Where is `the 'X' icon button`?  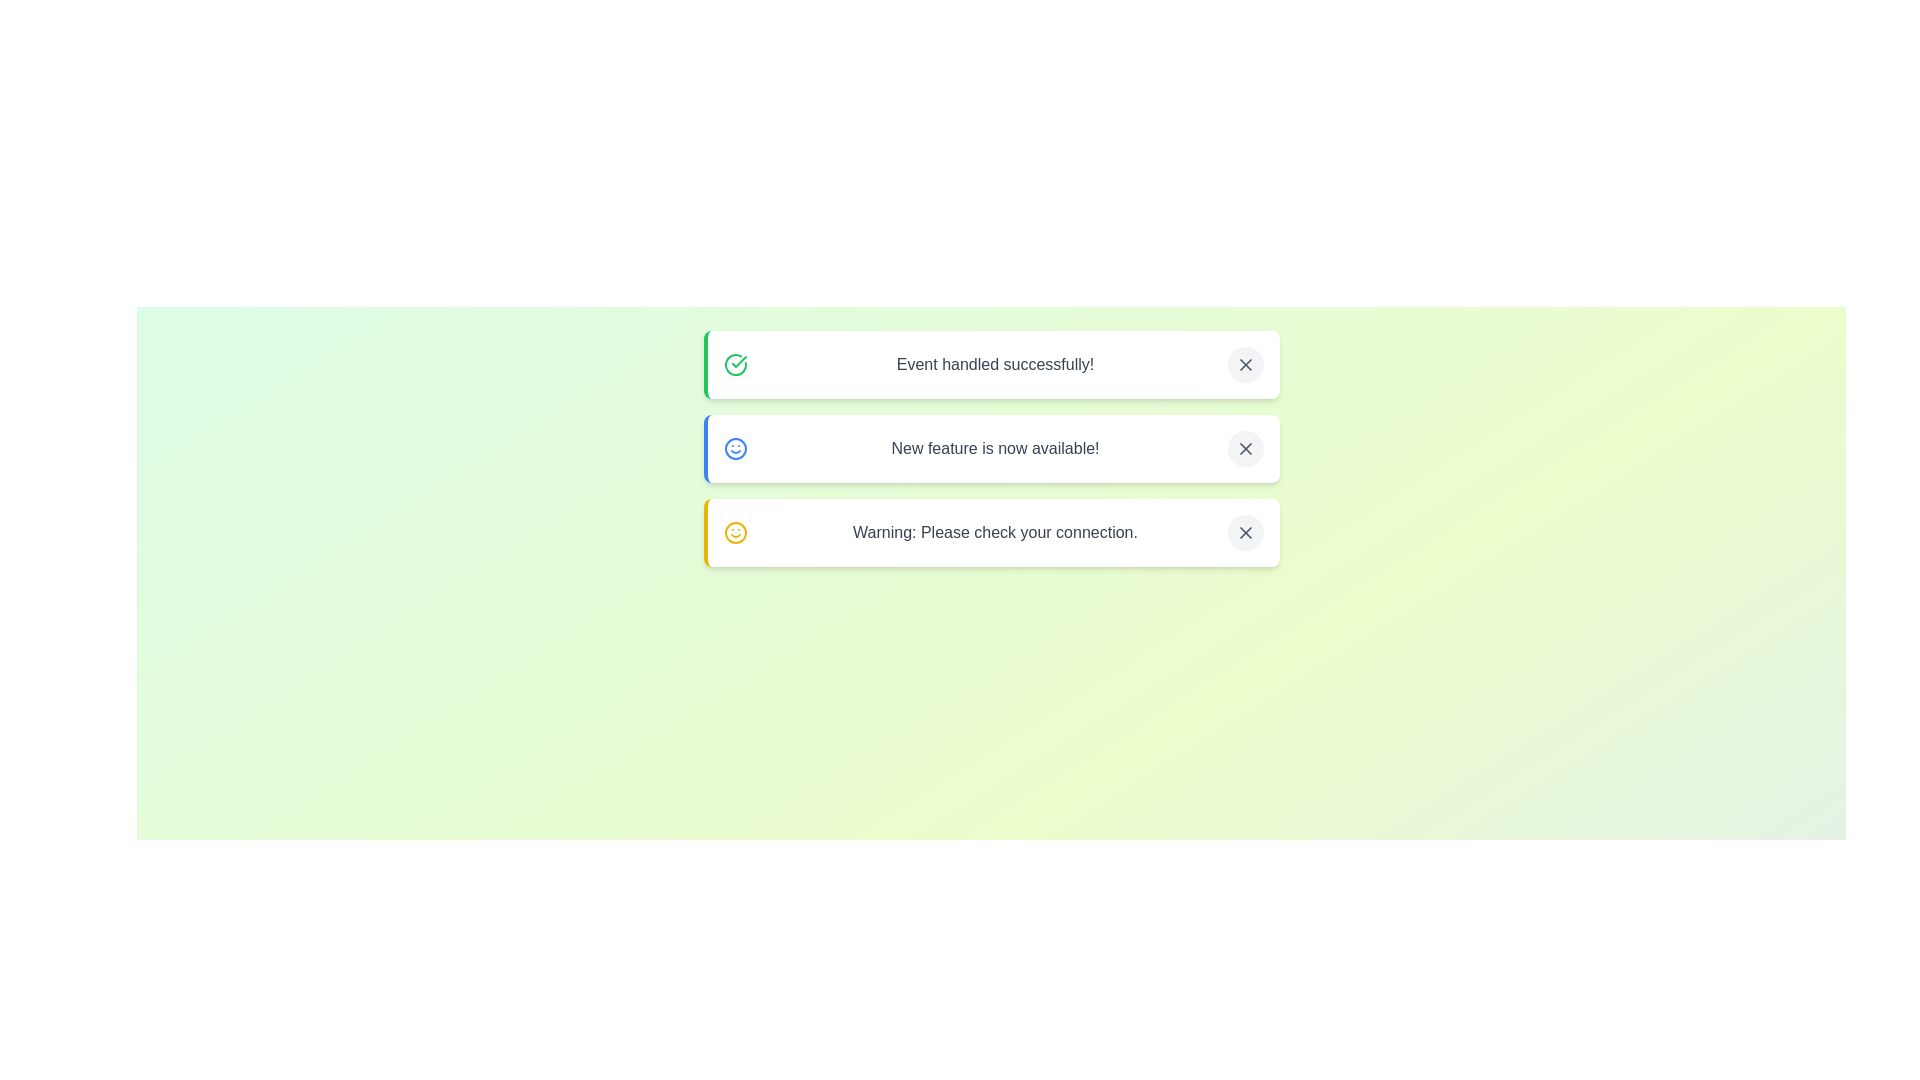 the 'X' icon button is located at coordinates (1244, 531).